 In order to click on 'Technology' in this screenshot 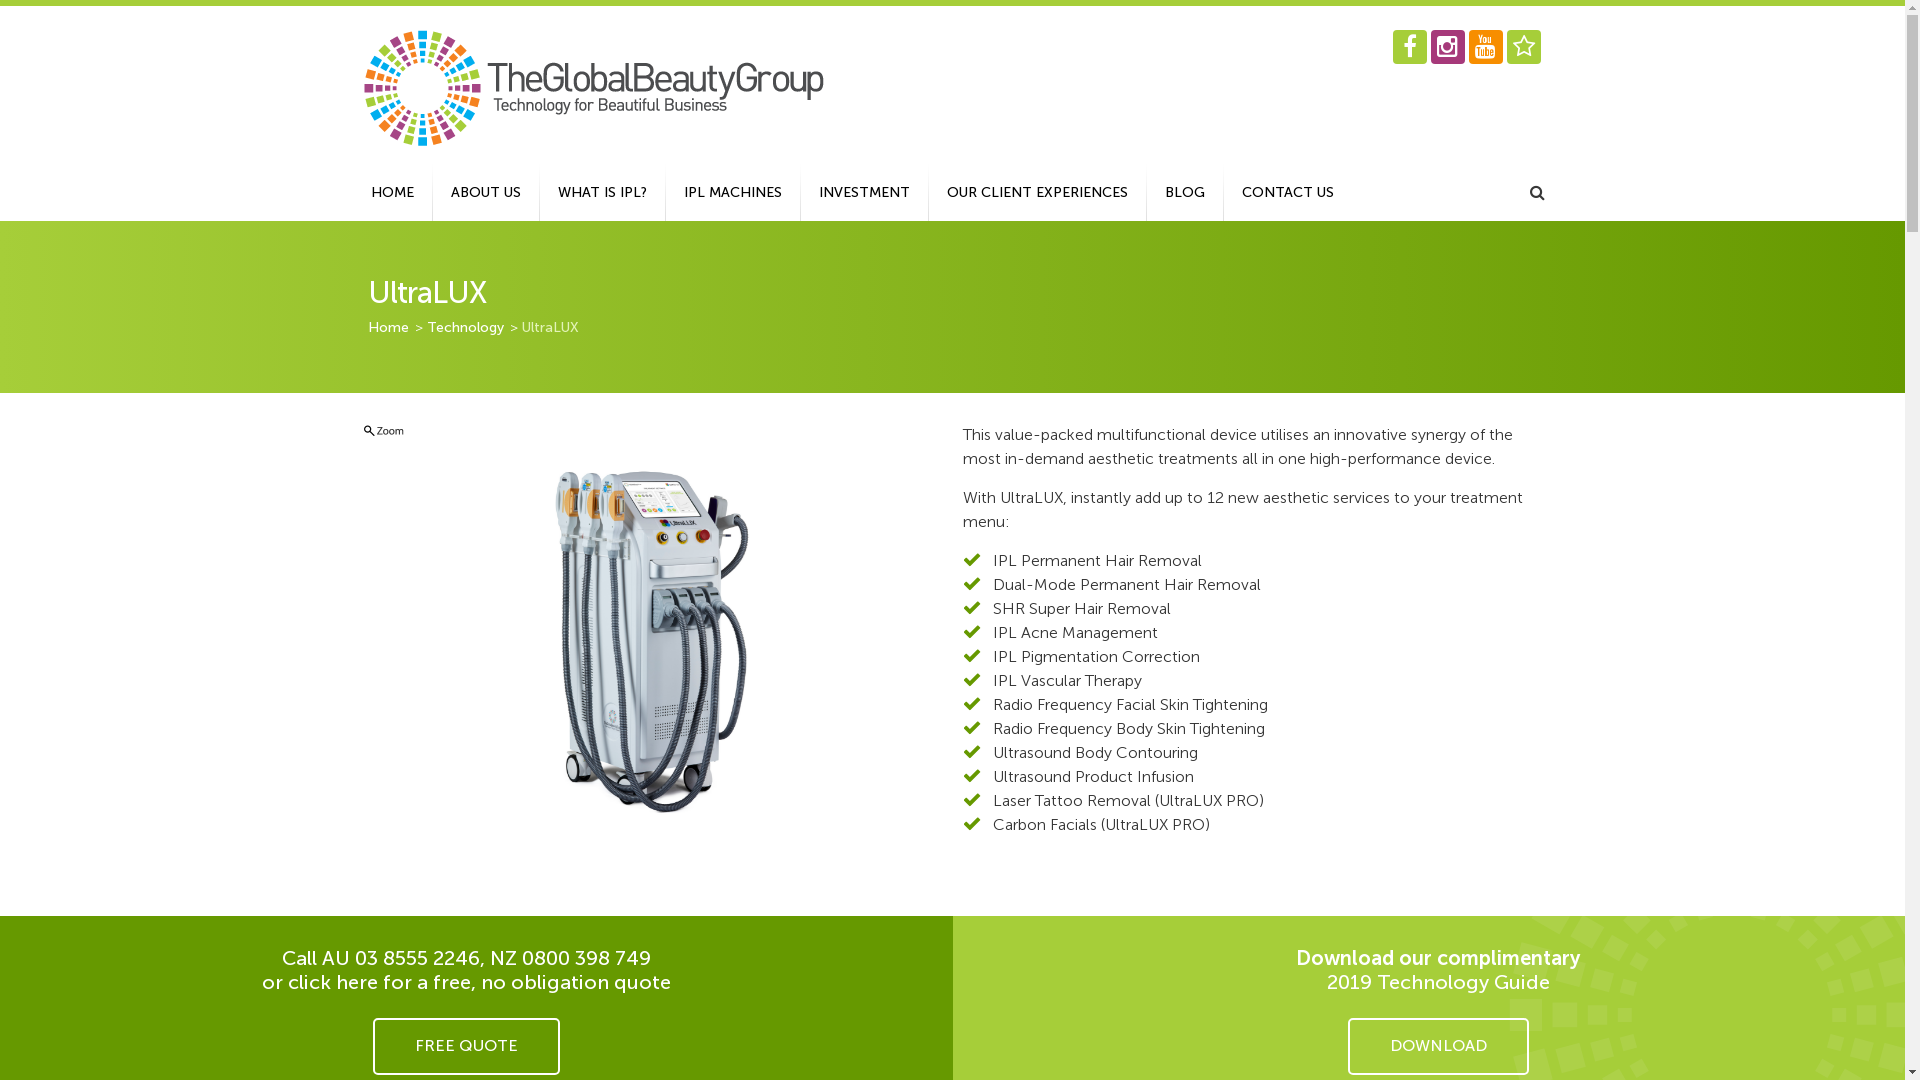, I will do `click(464, 326)`.